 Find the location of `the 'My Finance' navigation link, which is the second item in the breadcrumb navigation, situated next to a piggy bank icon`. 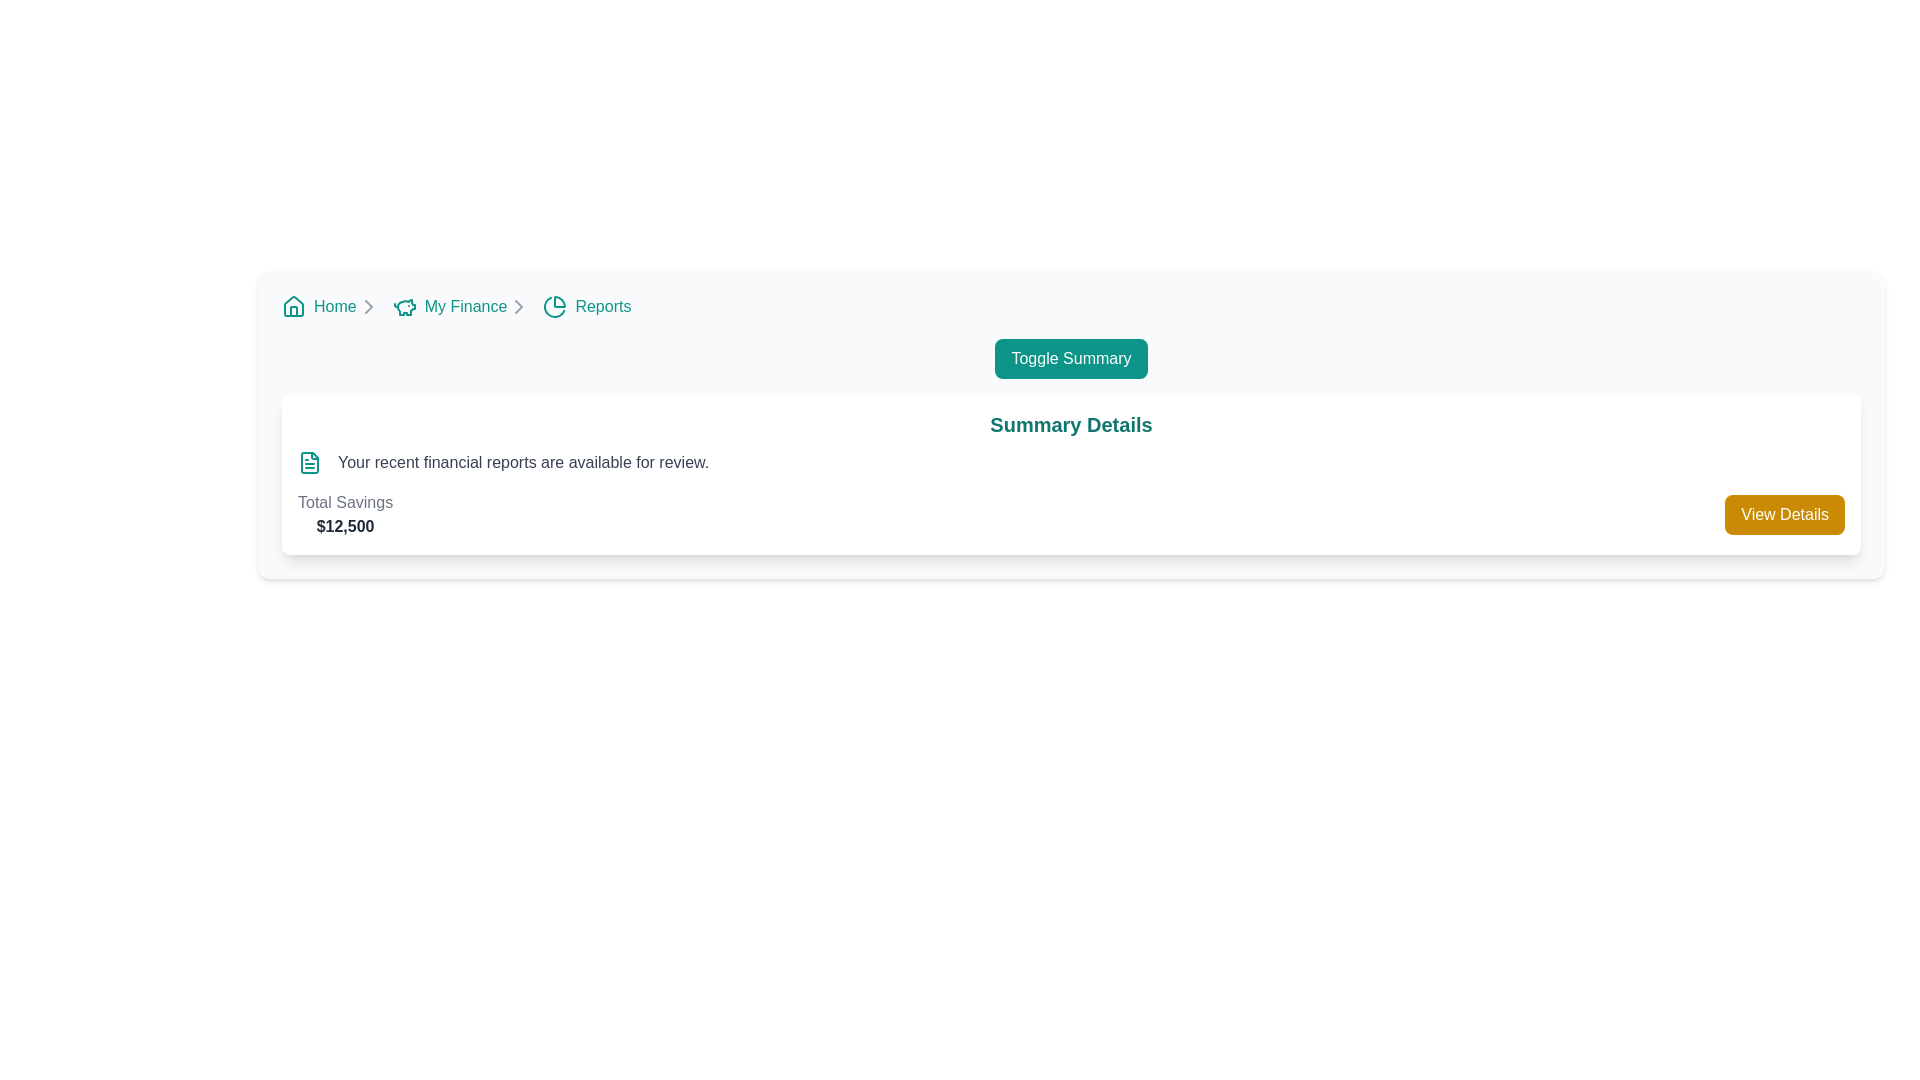

the 'My Finance' navigation link, which is the second item in the breadcrumb navigation, situated next to a piggy bank icon is located at coordinates (464, 307).